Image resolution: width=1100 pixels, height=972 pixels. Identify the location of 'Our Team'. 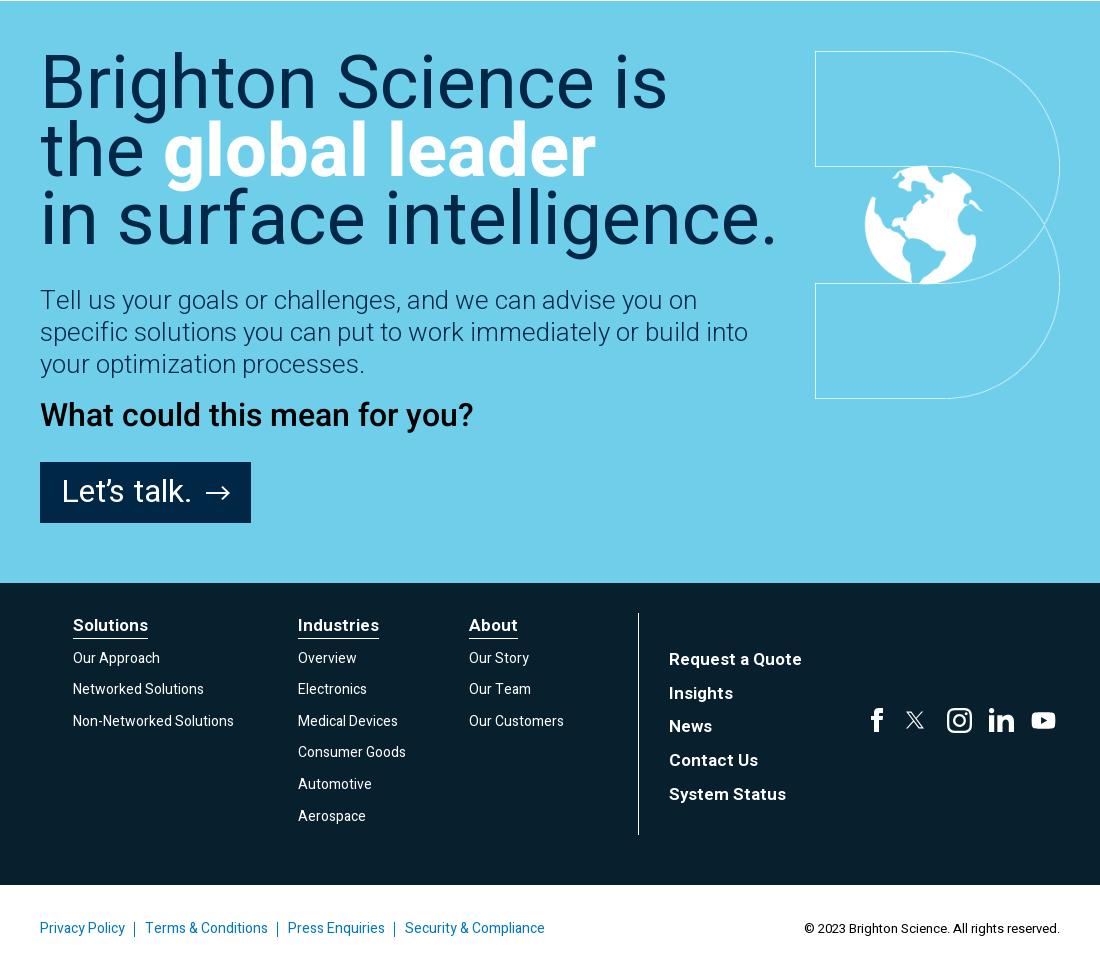
(499, 688).